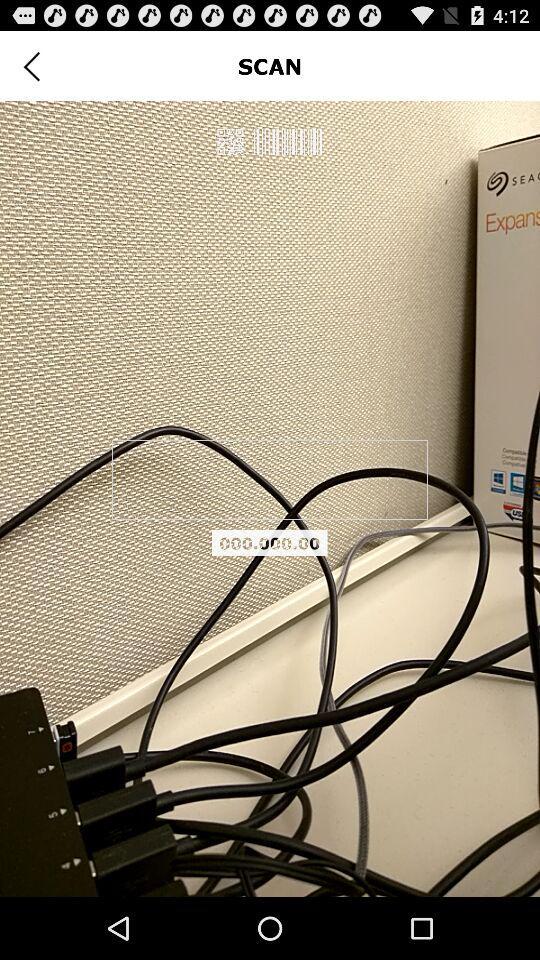  Describe the element at coordinates (30, 71) in the screenshot. I see `the arrow_backward icon` at that location.